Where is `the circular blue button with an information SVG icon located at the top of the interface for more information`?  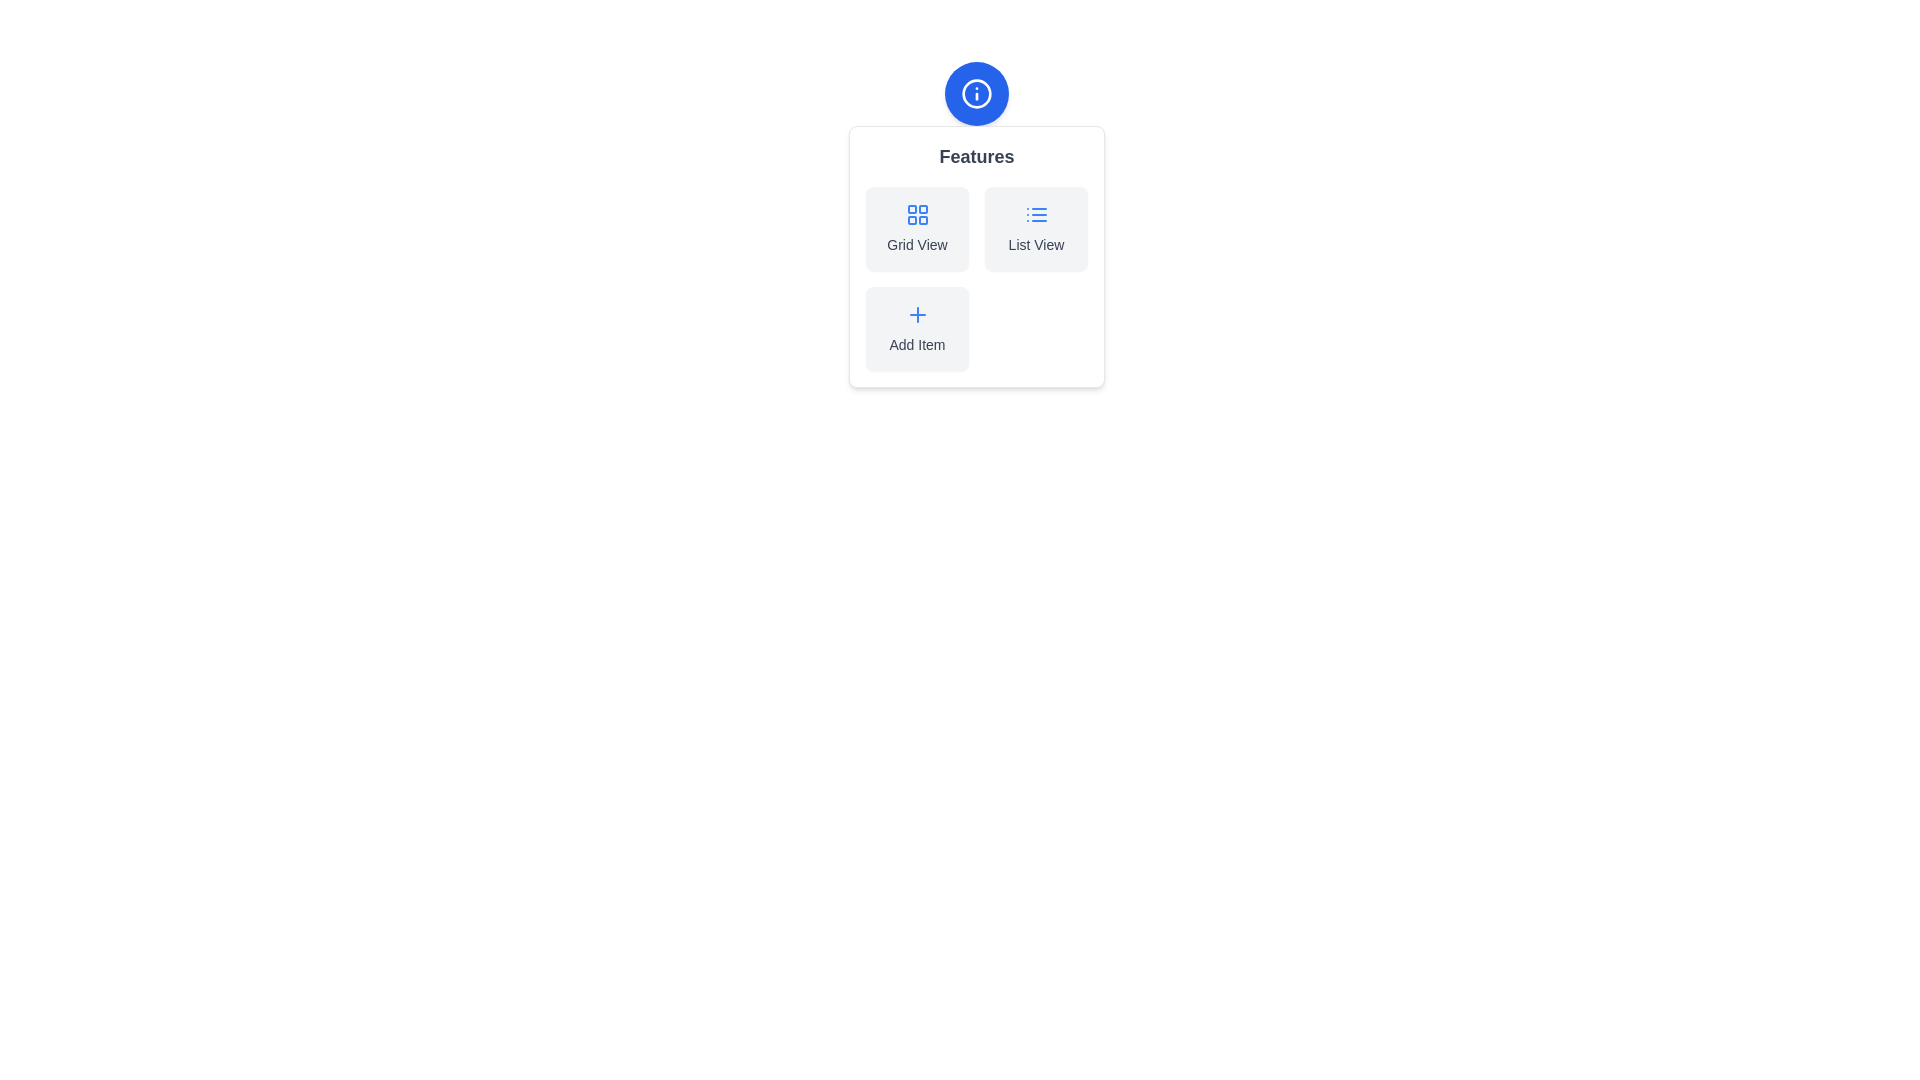
the circular blue button with an information SVG icon located at the top of the interface for more information is located at coordinates (977, 93).